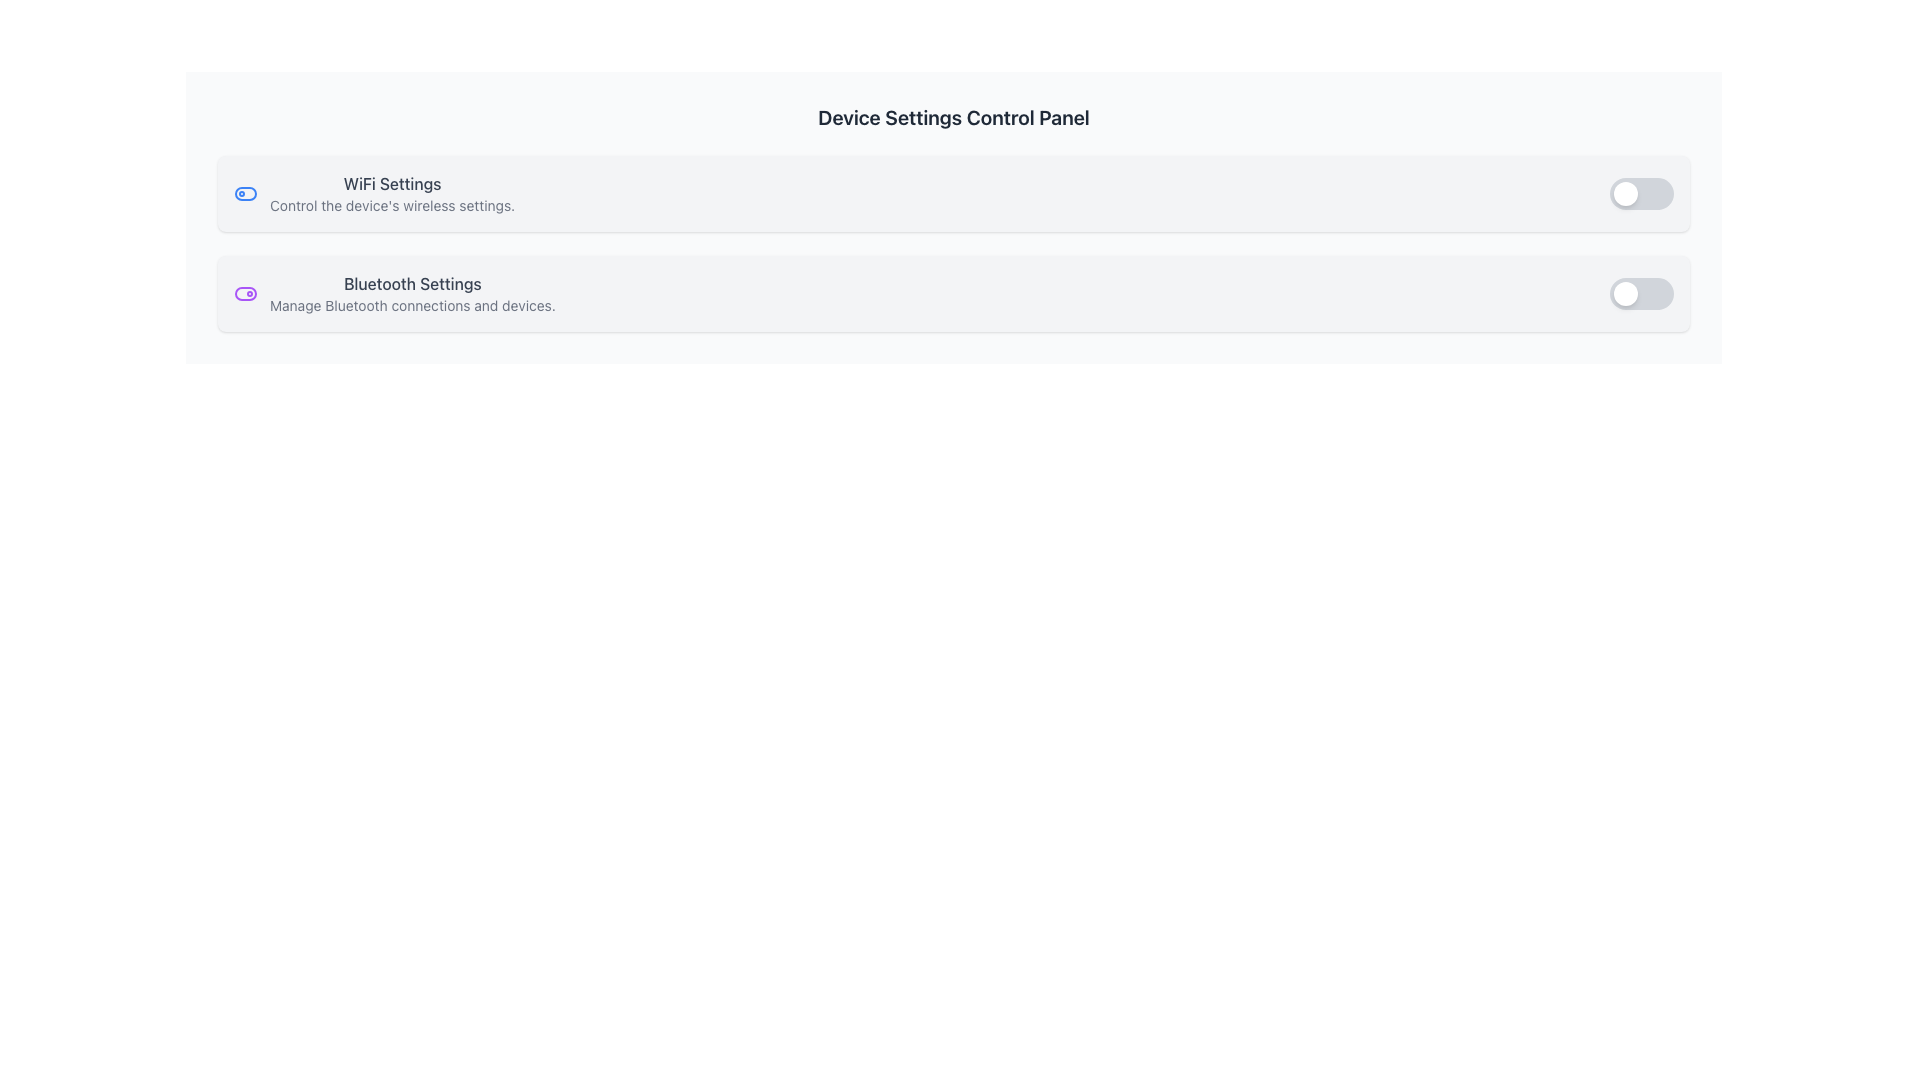  Describe the element at coordinates (1626, 193) in the screenshot. I see `the toggle switch knob located at the top-right section of the interface, on the right side of the 'WiFi Settings' row, to switch its position from 'off' to 'on'` at that location.